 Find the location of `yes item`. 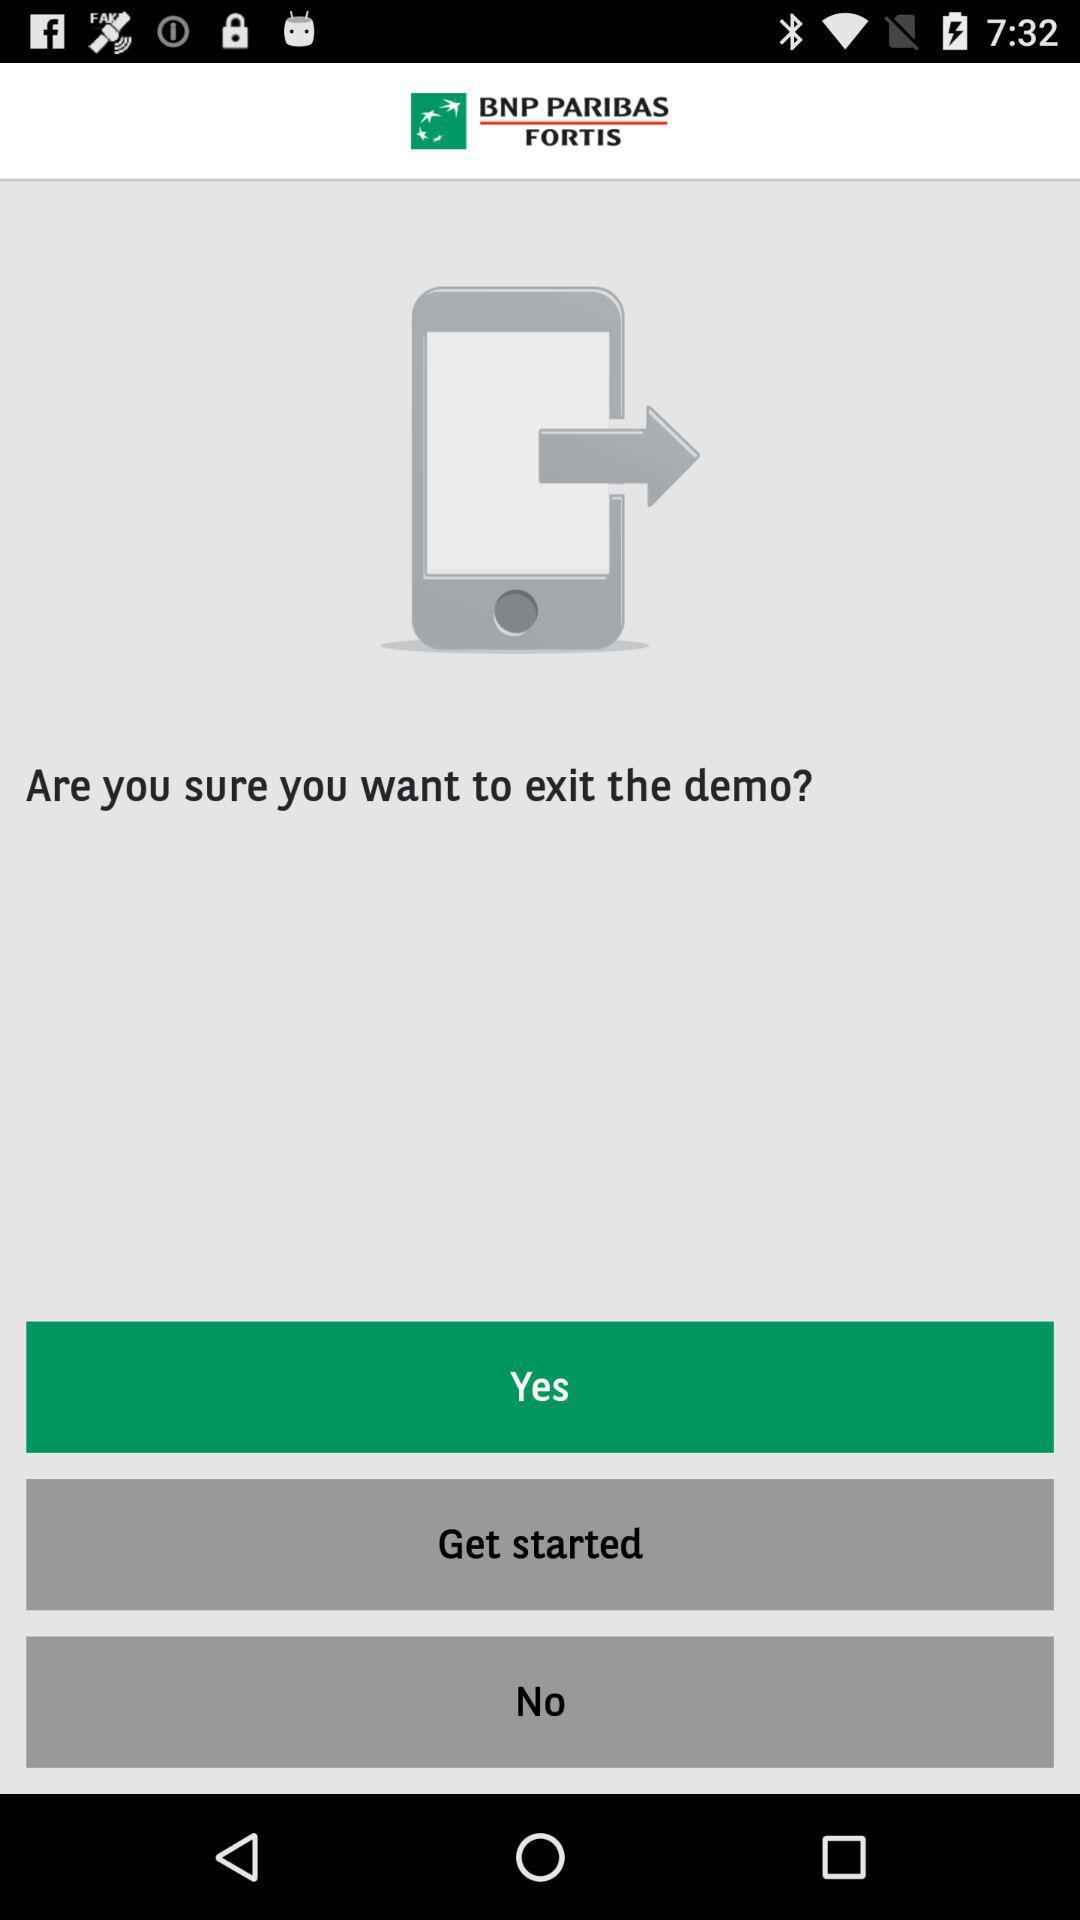

yes item is located at coordinates (540, 1386).